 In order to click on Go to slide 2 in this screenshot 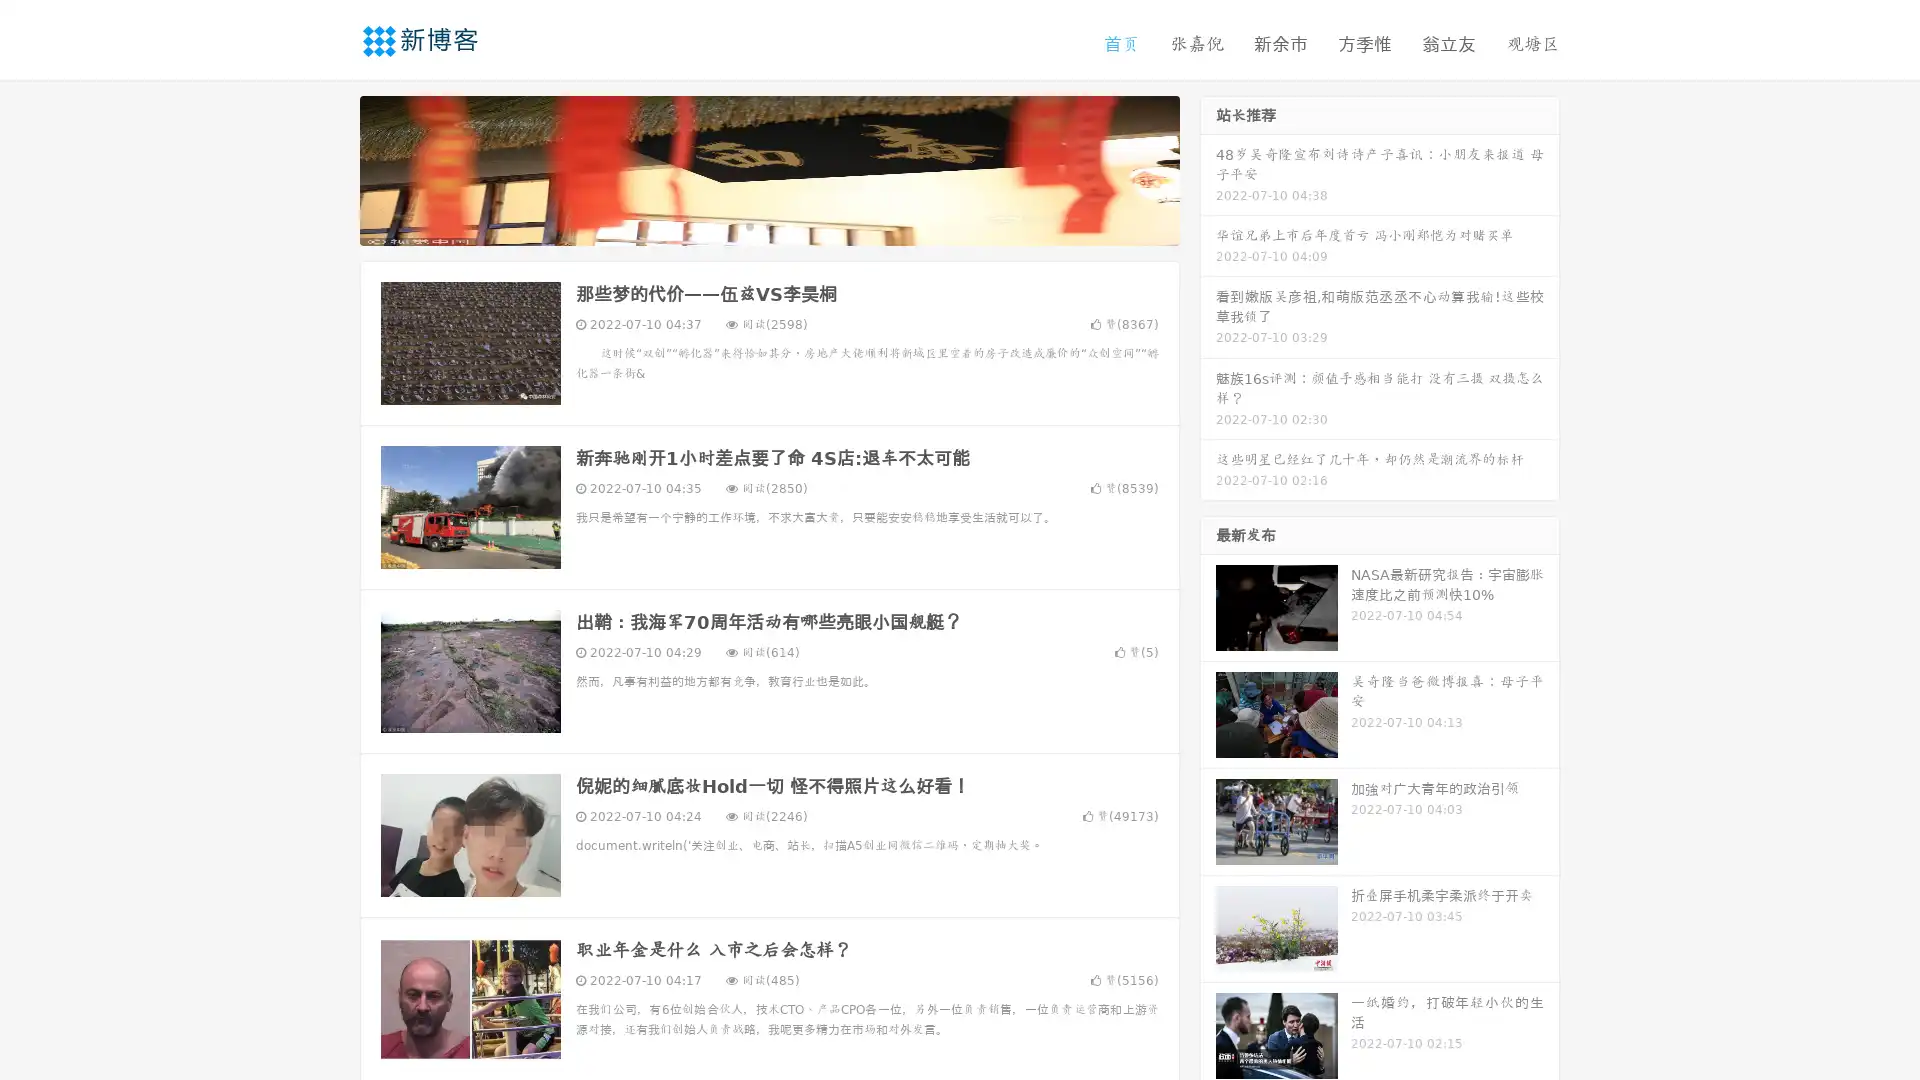, I will do `click(768, 225)`.